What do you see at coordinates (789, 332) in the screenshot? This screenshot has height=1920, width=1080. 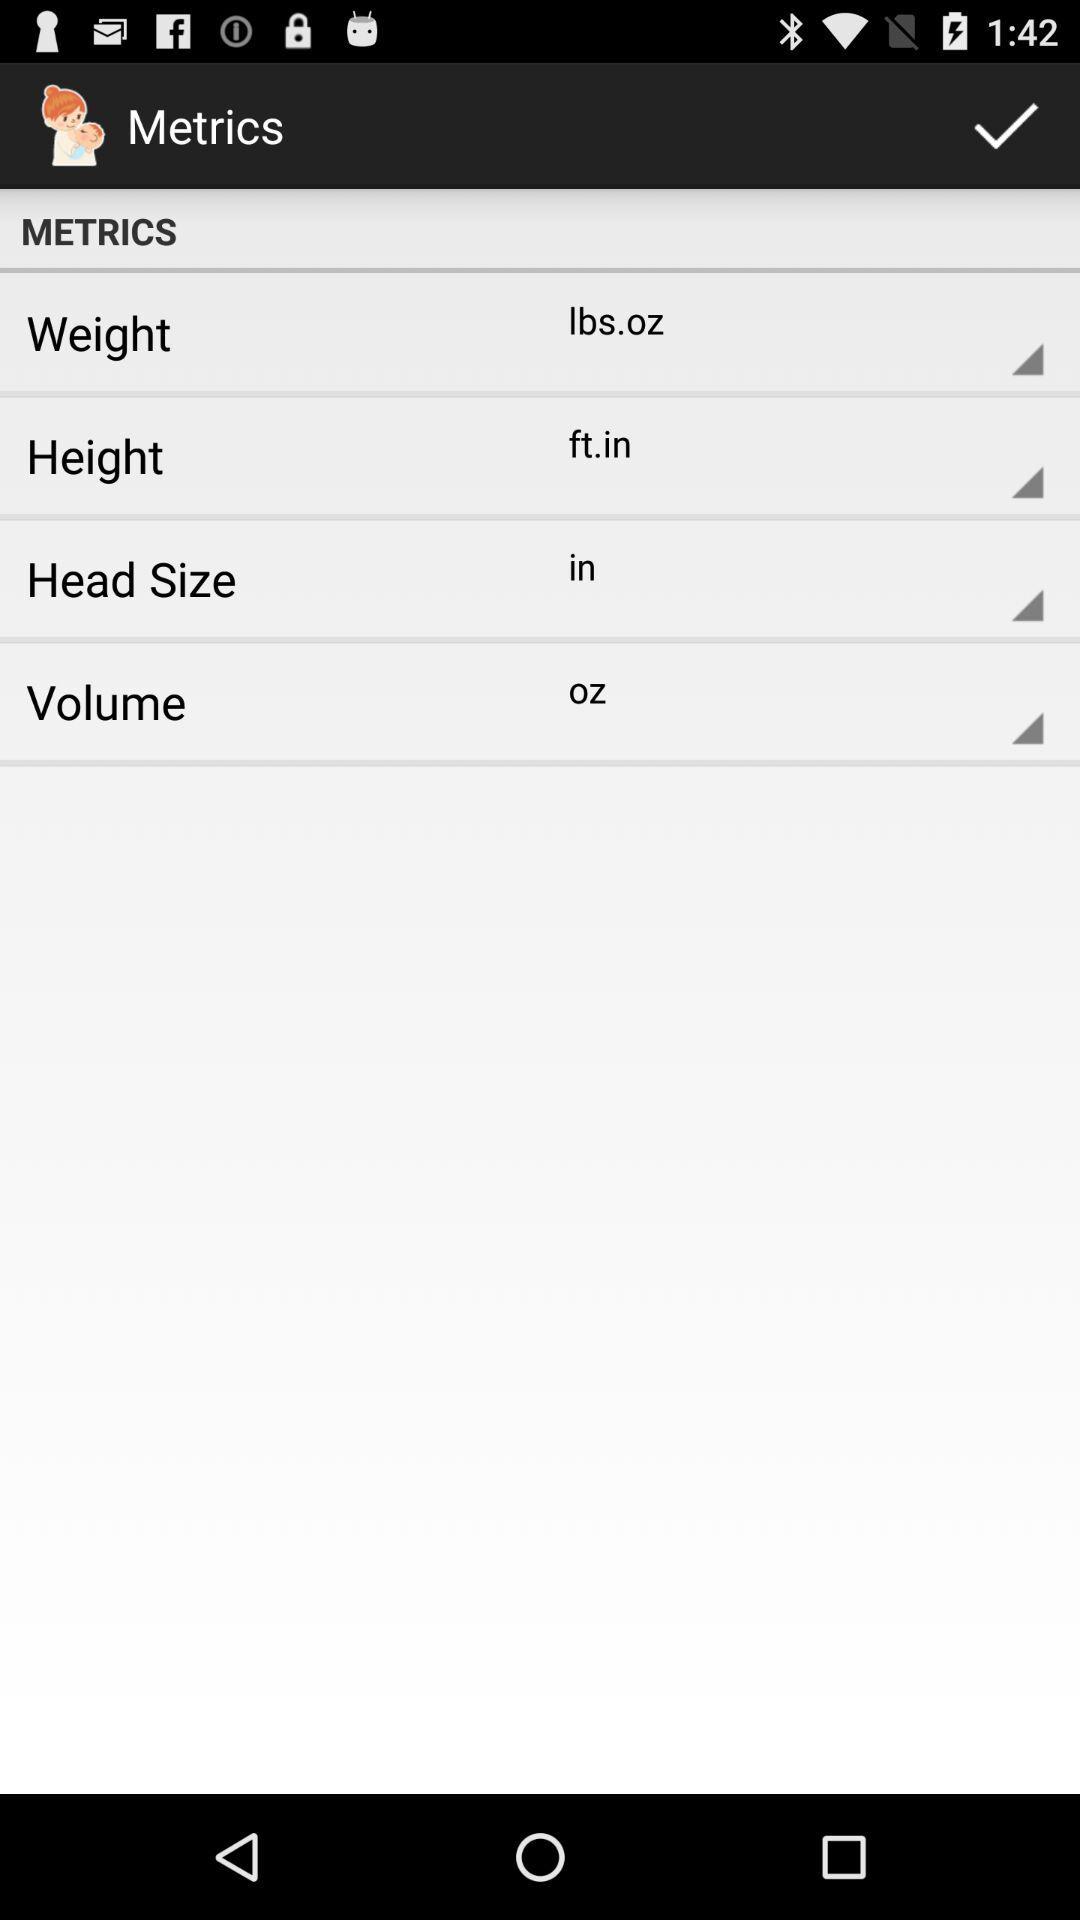 I see `the icon next to weight icon` at bounding box center [789, 332].